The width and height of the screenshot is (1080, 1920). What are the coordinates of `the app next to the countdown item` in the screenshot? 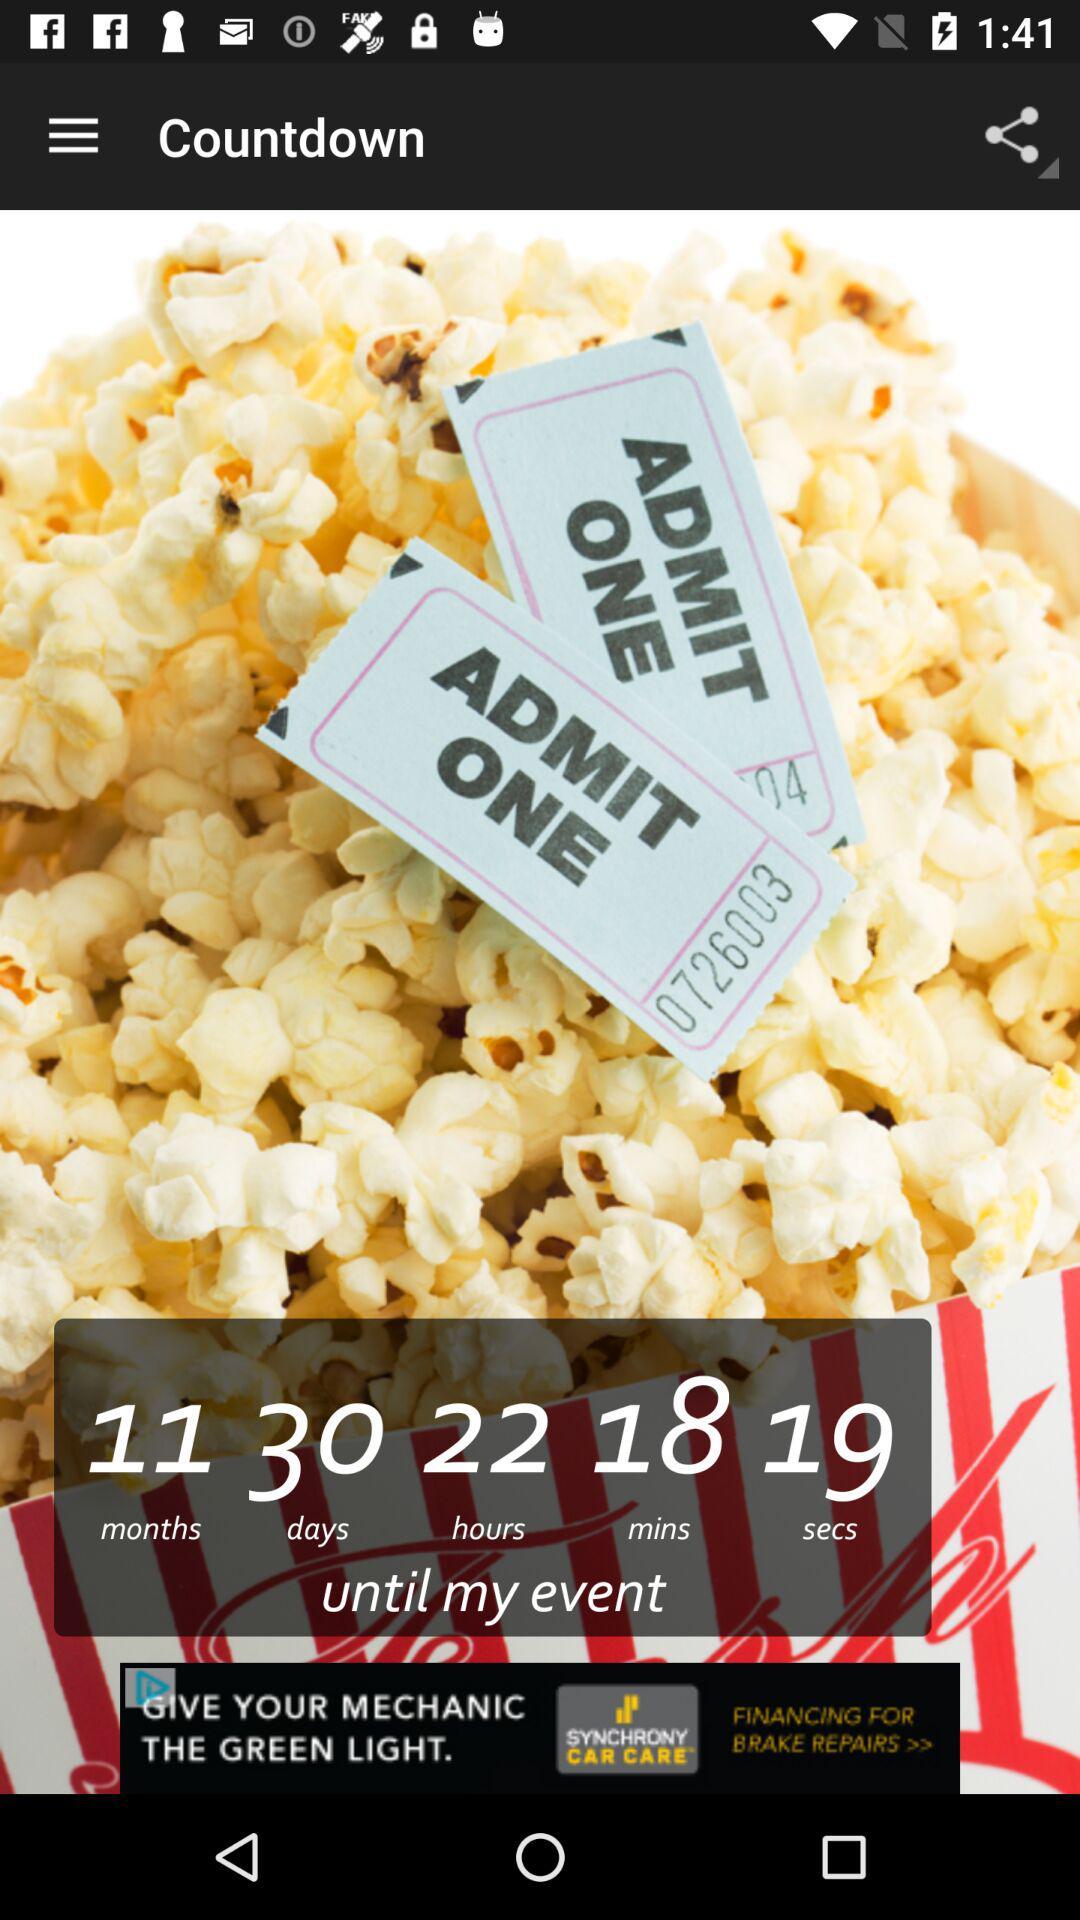 It's located at (72, 135).